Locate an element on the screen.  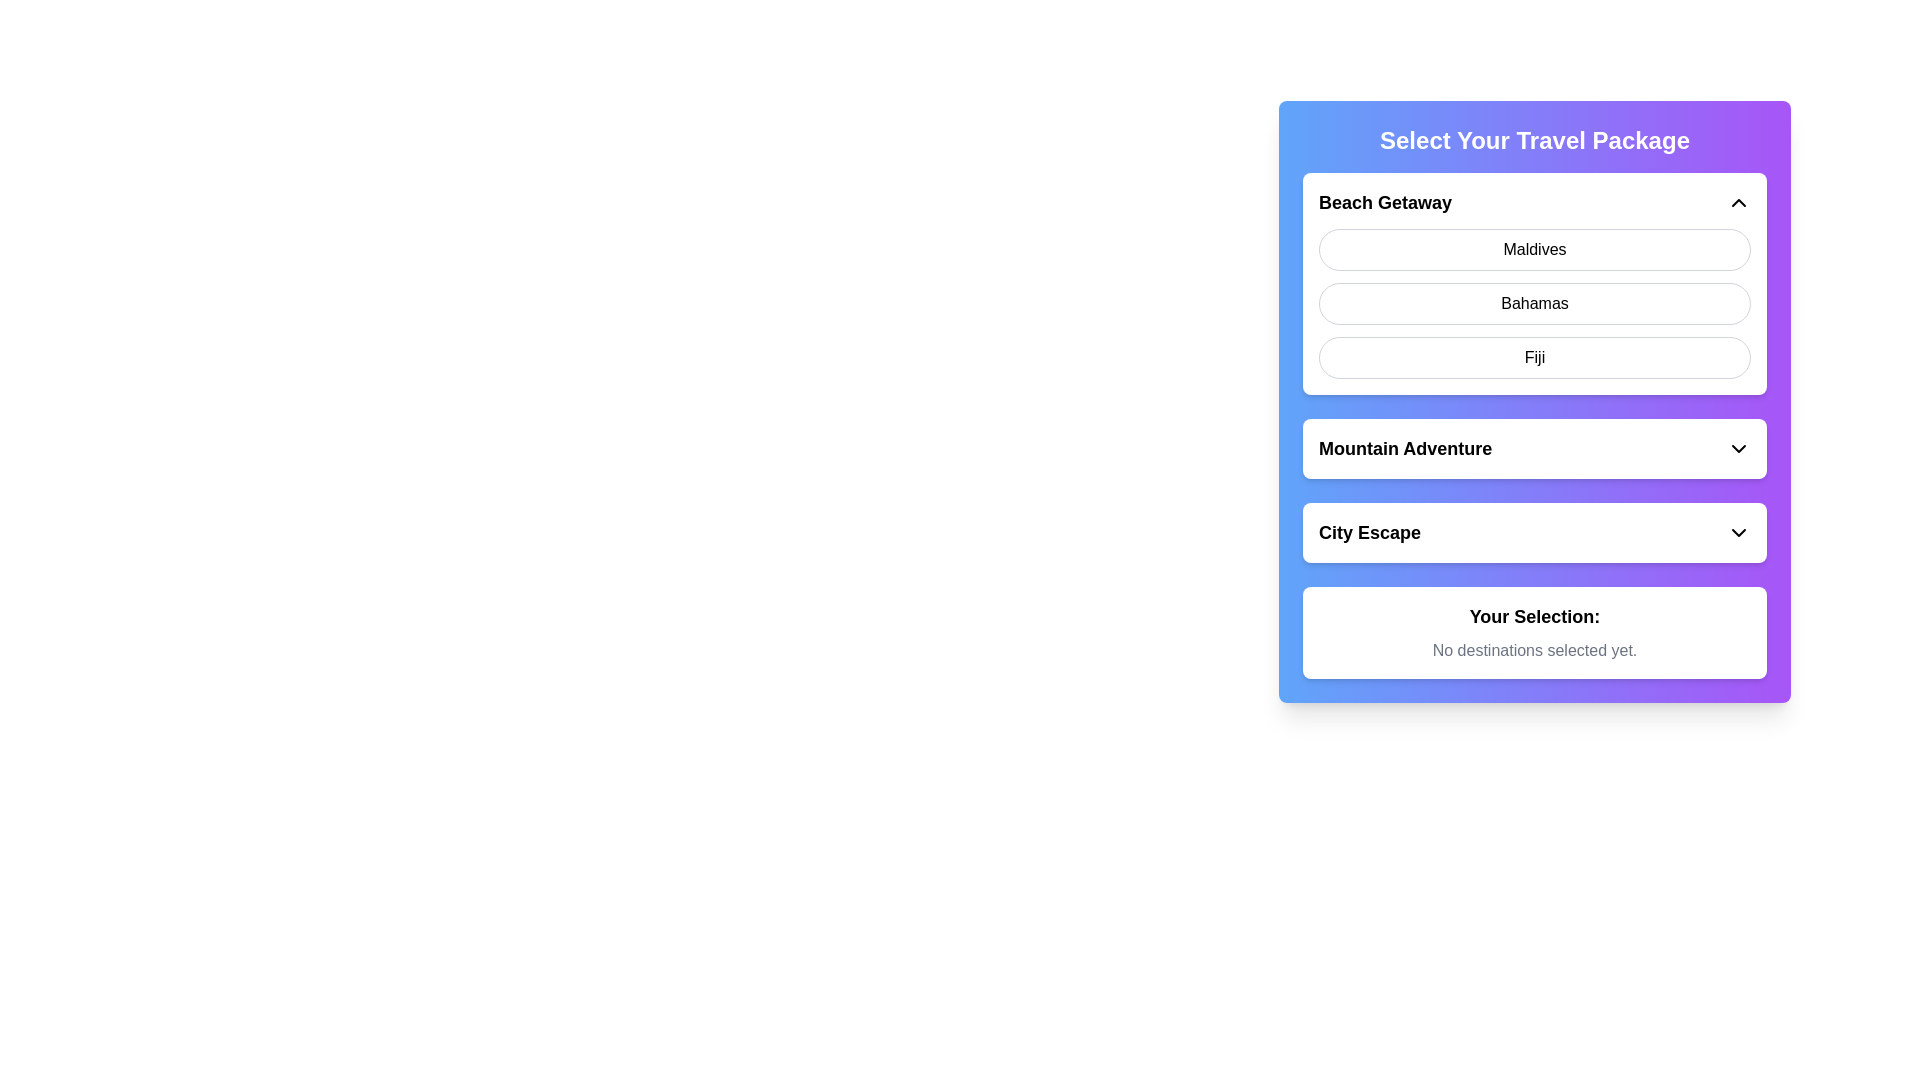
the 'Fiji' button, which is a rectangular button with rounded corners displaying the text 'Fiji' in black on a white background, located in the 'Beach Getaway' section is located at coordinates (1534, 357).